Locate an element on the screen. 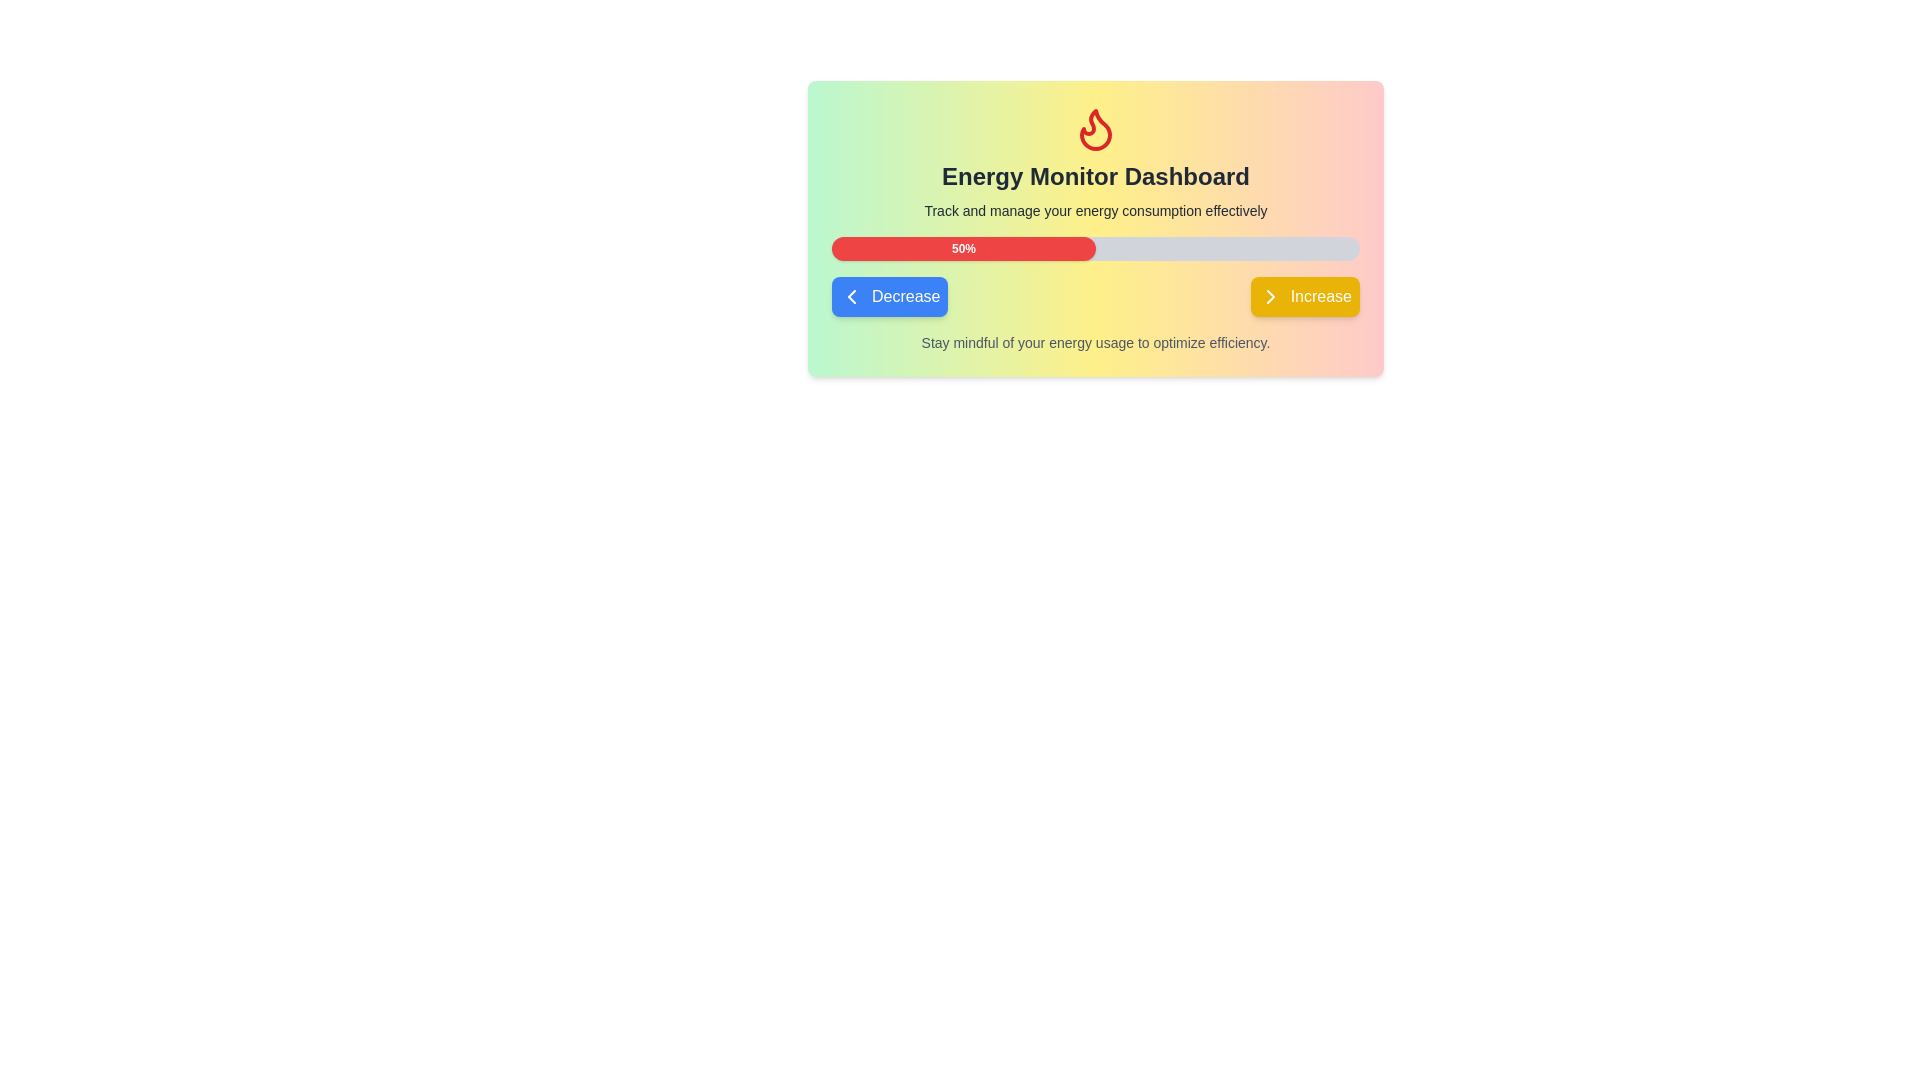 Image resolution: width=1920 pixels, height=1080 pixels. the small left-pointing chevron icon located next to the button labeled 'Decrease' is located at coordinates (851, 297).